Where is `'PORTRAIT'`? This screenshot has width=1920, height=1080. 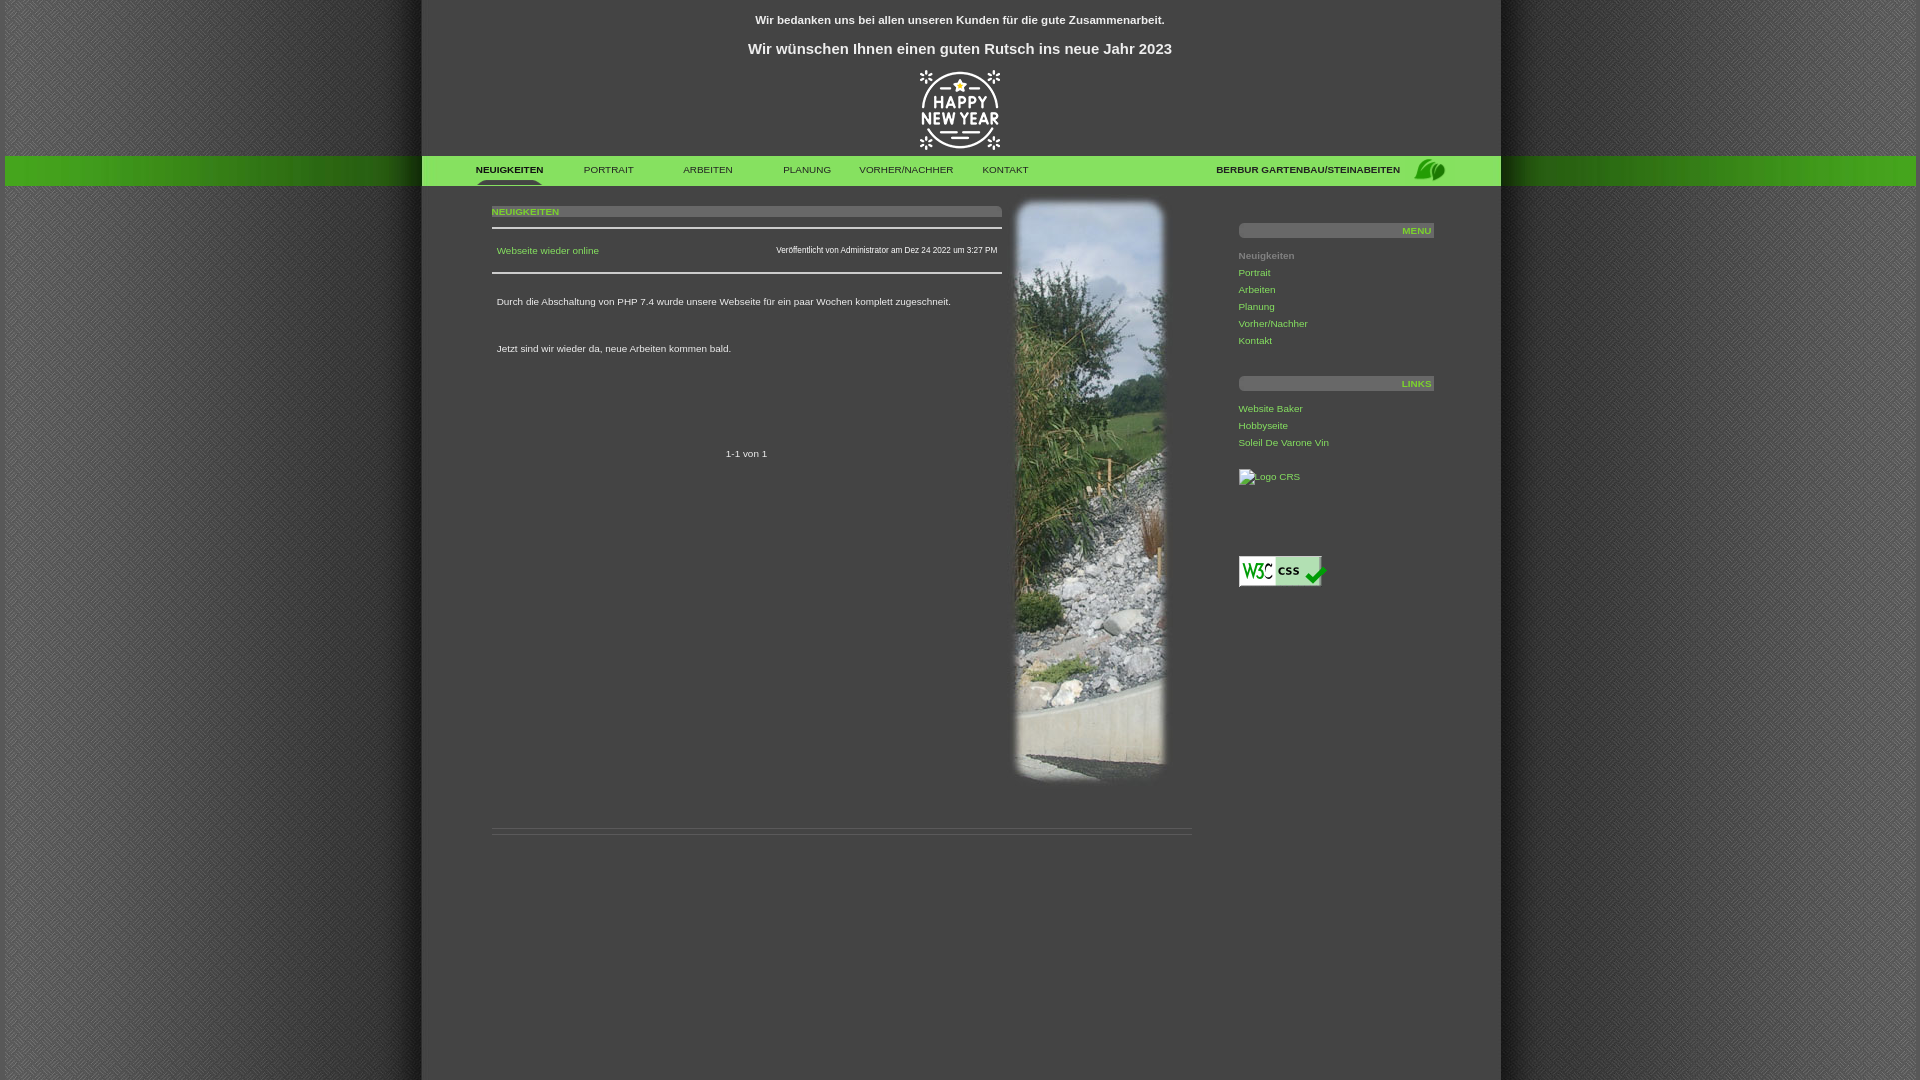
'PORTRAIT' is located at coordinates (607, 173).